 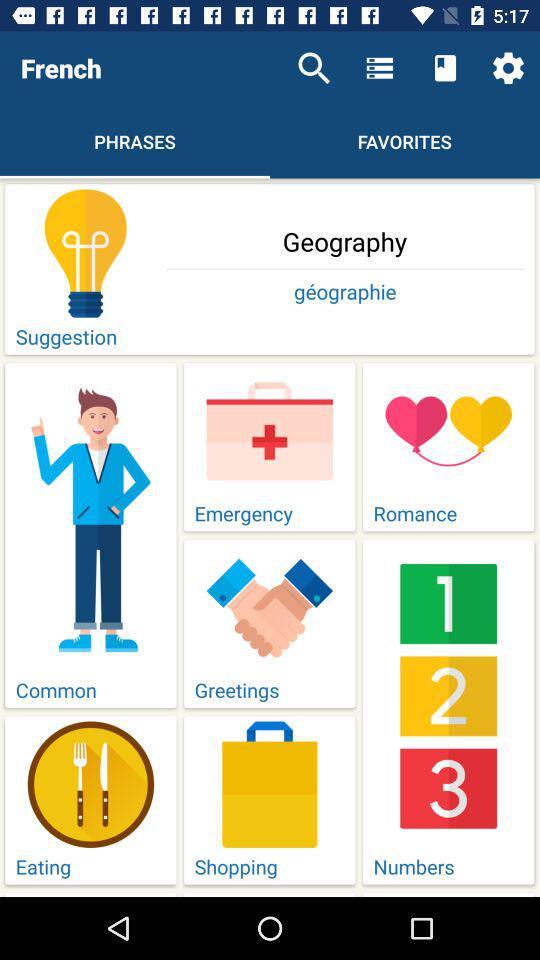 I want to click on item above geography icon, so click(x=314, y=68).